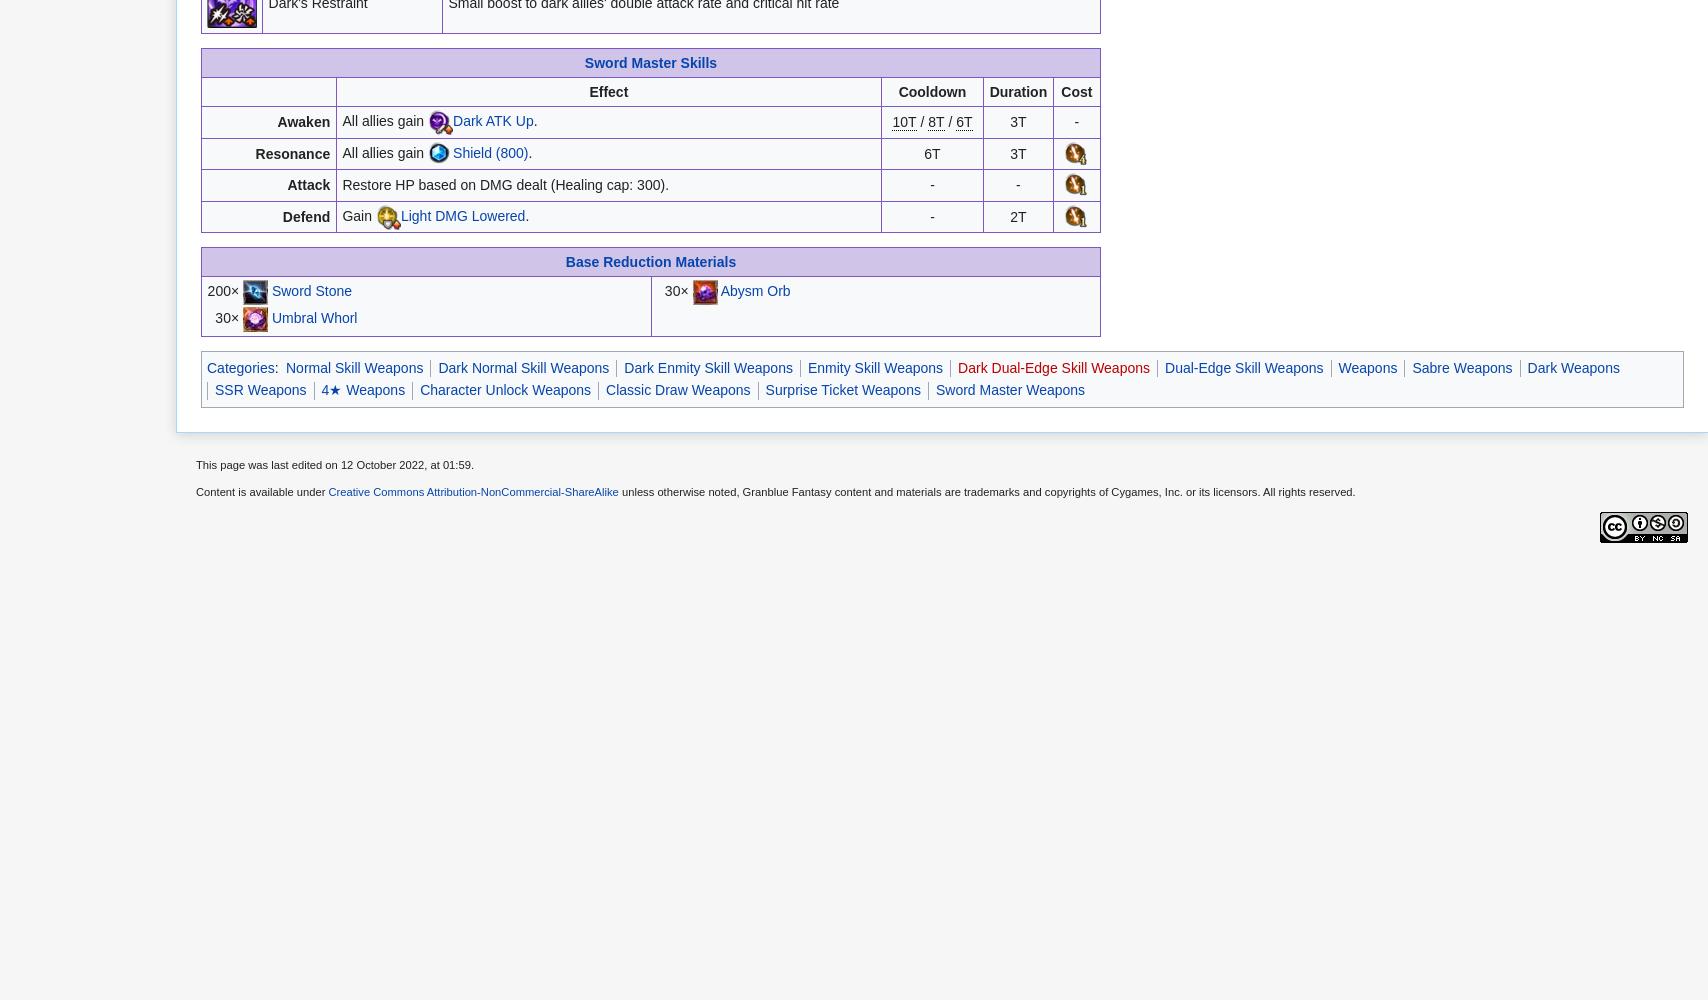  Describe the element at coordinates (986, 491) in the screenshot. I see `'unless otherwise noted, Granblue Fantasy content and materials are trademarks and copyrights of  Cygames, Inc. or its licensors. All rights reserved.'` at that location.